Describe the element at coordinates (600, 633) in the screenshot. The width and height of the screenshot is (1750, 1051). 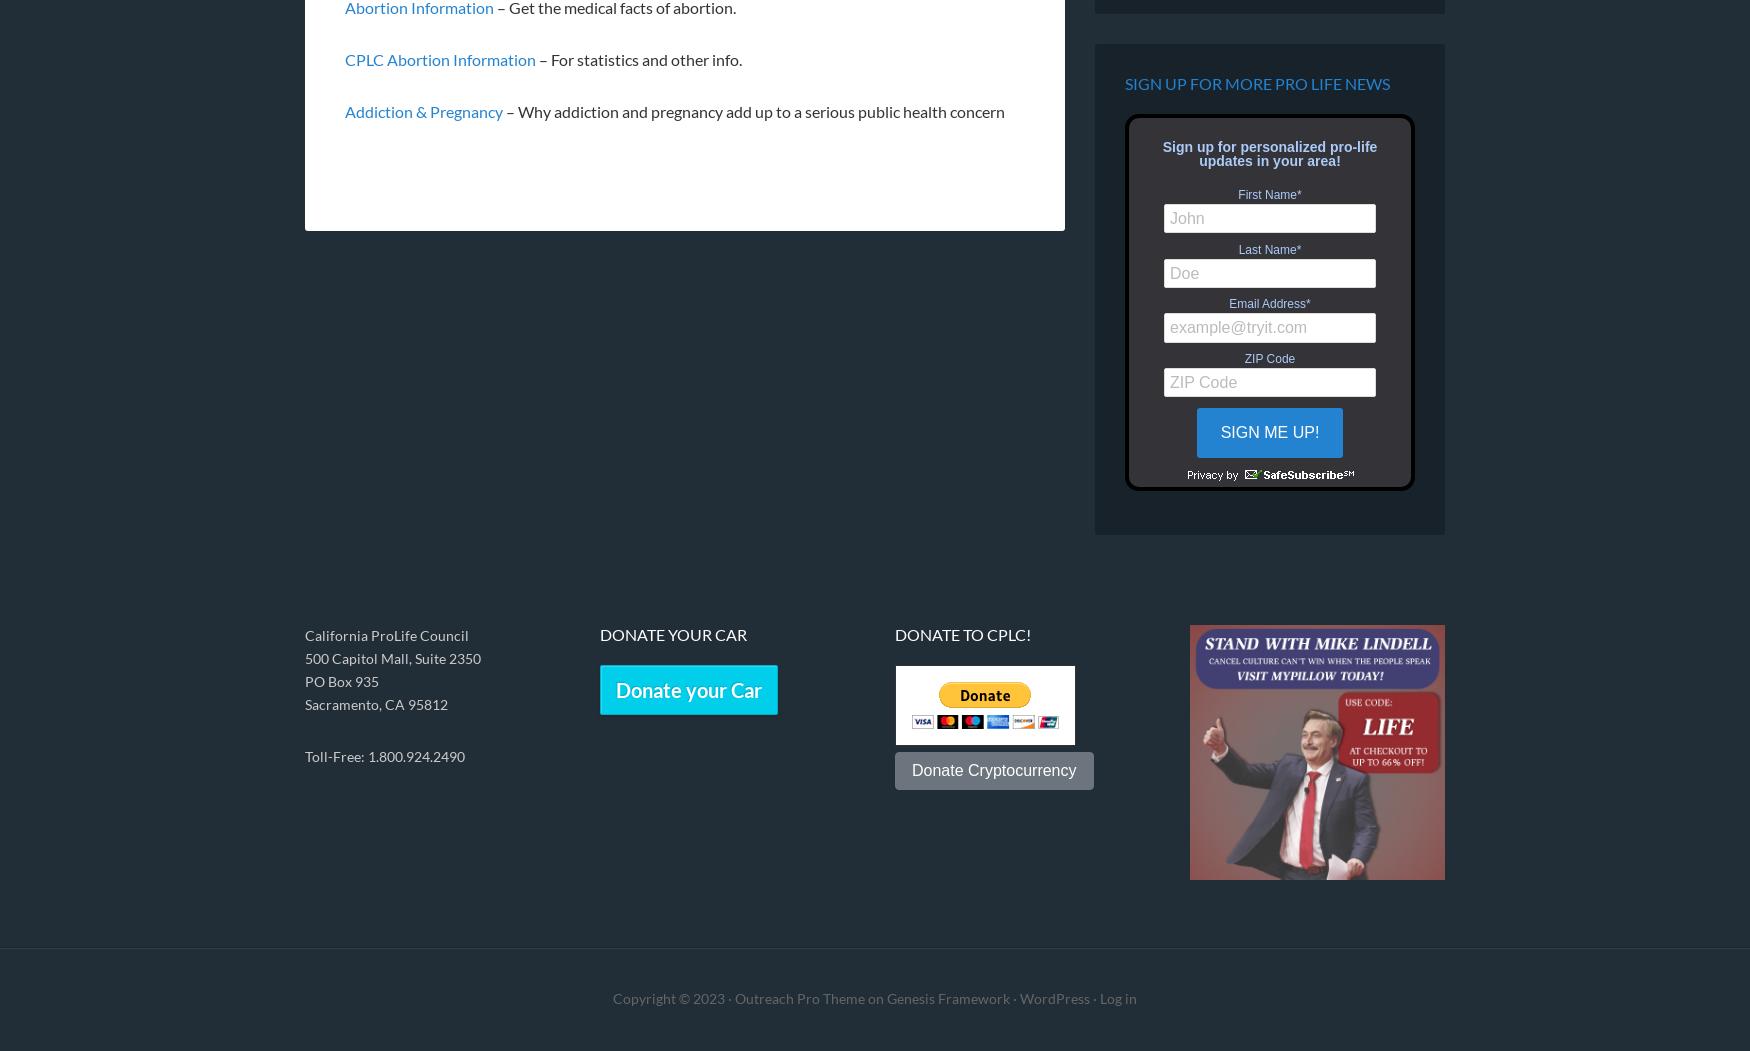
I see `'Donate Your Car'` at that location.